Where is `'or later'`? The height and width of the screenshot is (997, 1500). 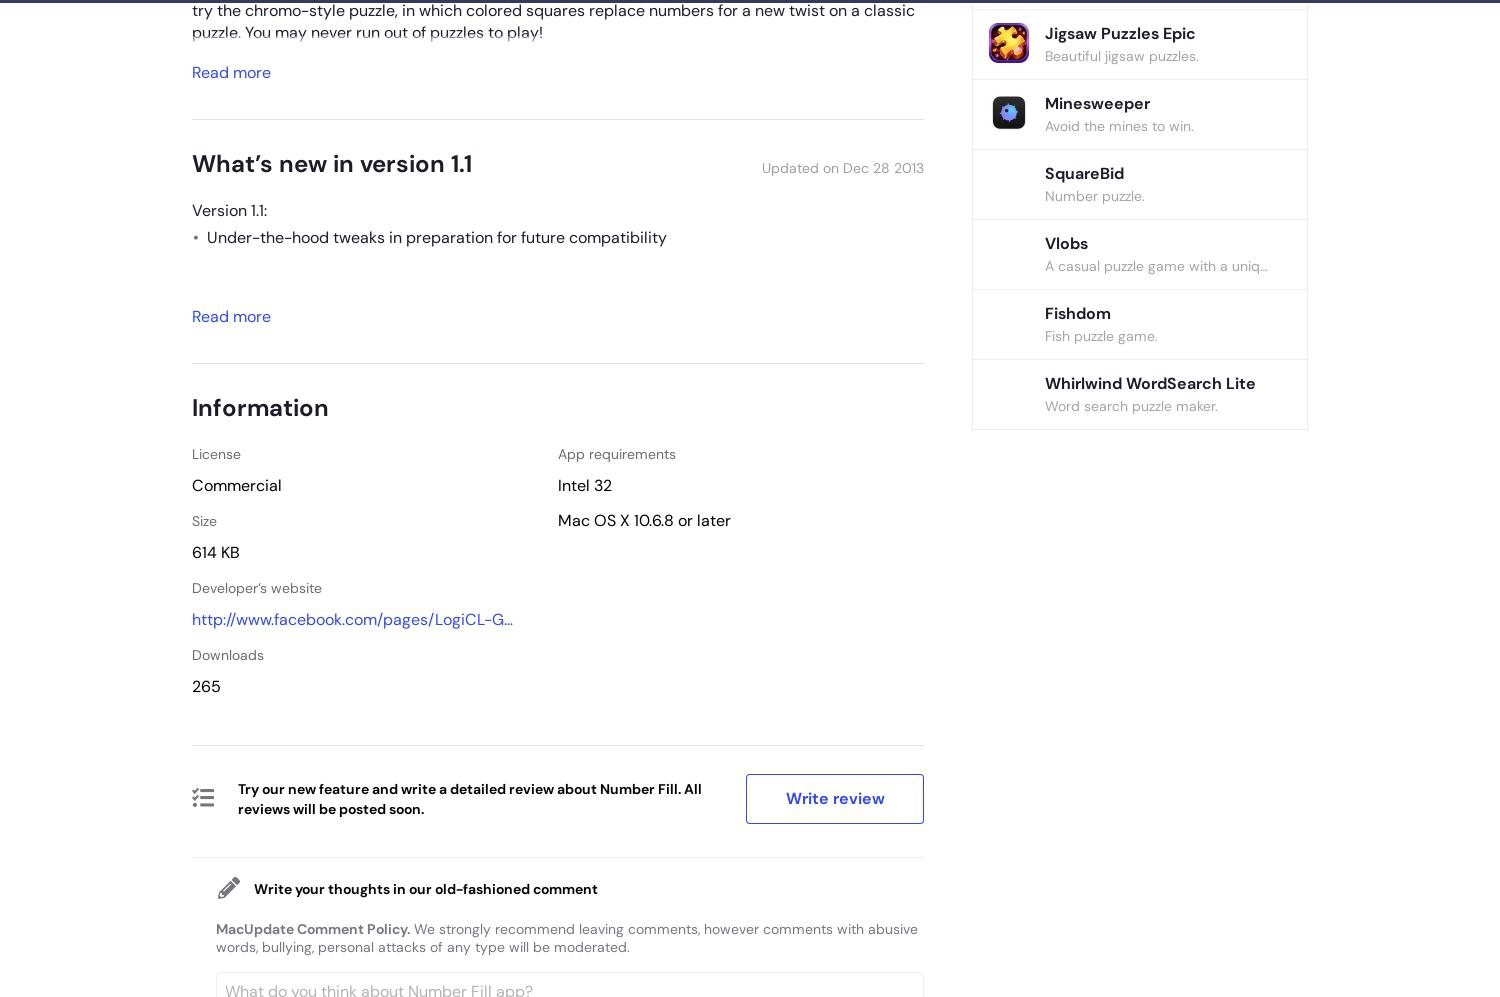 'or later' is located at coordinates (673, 519).